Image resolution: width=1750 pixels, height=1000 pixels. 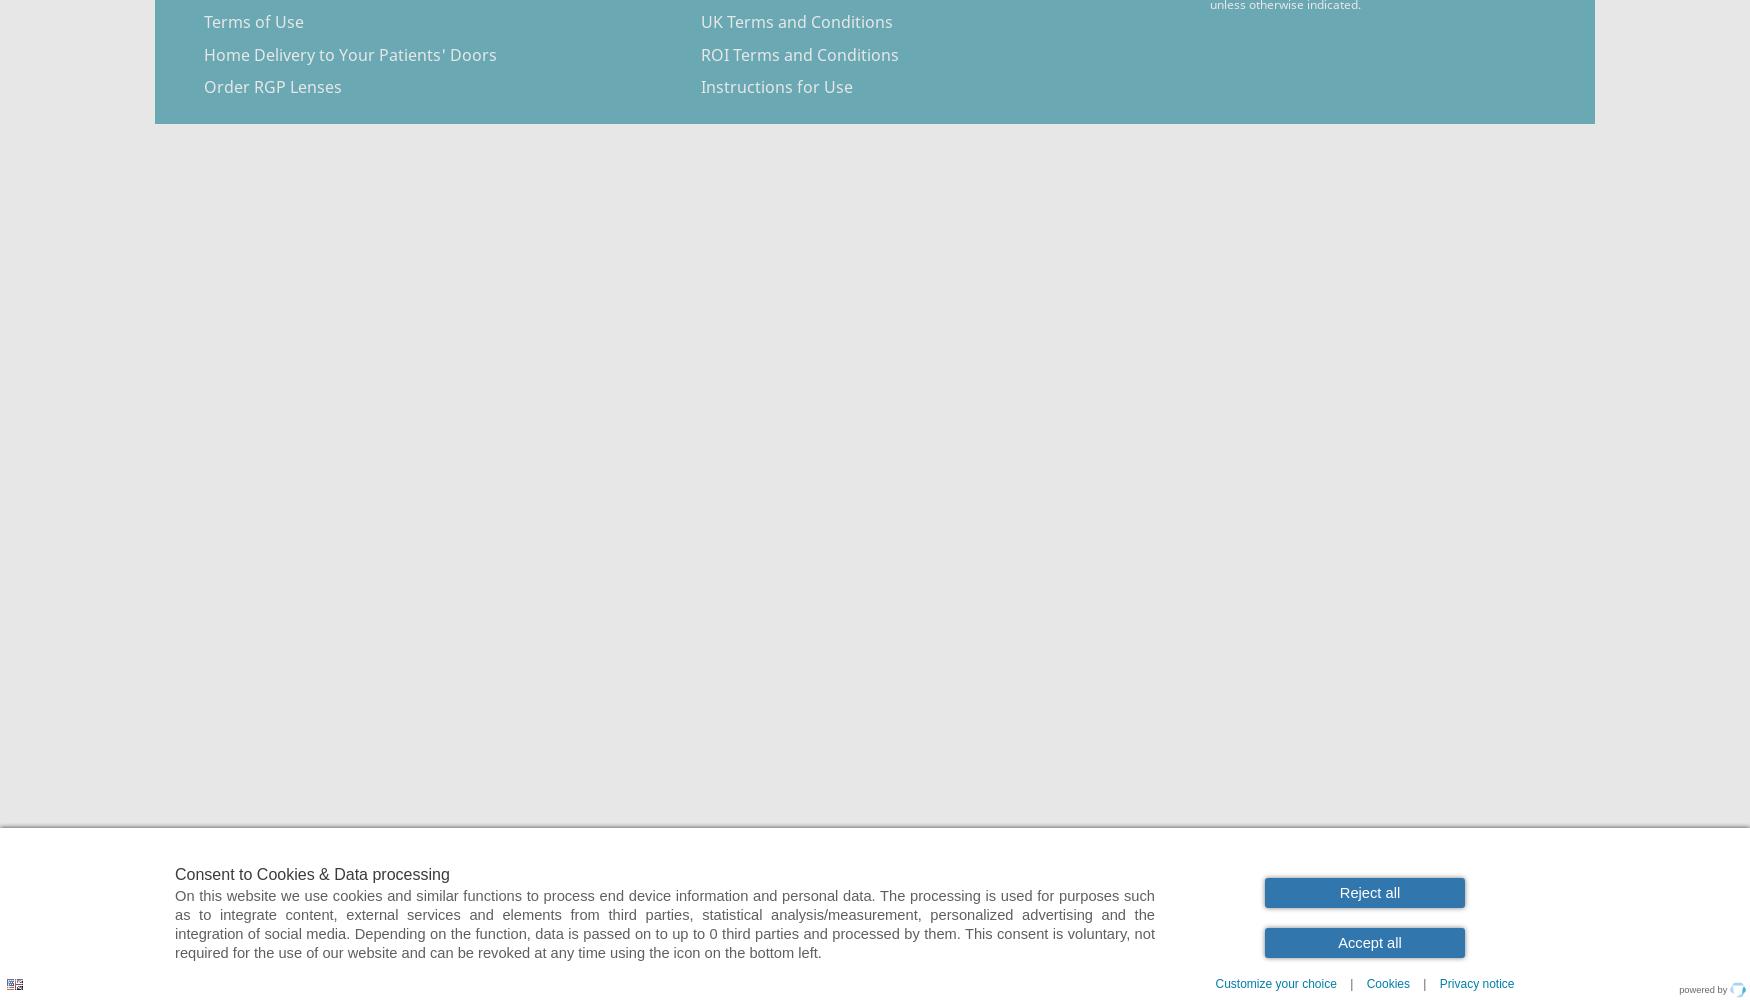 I want to click on 'Cookies', so click(x=1366, y=983).